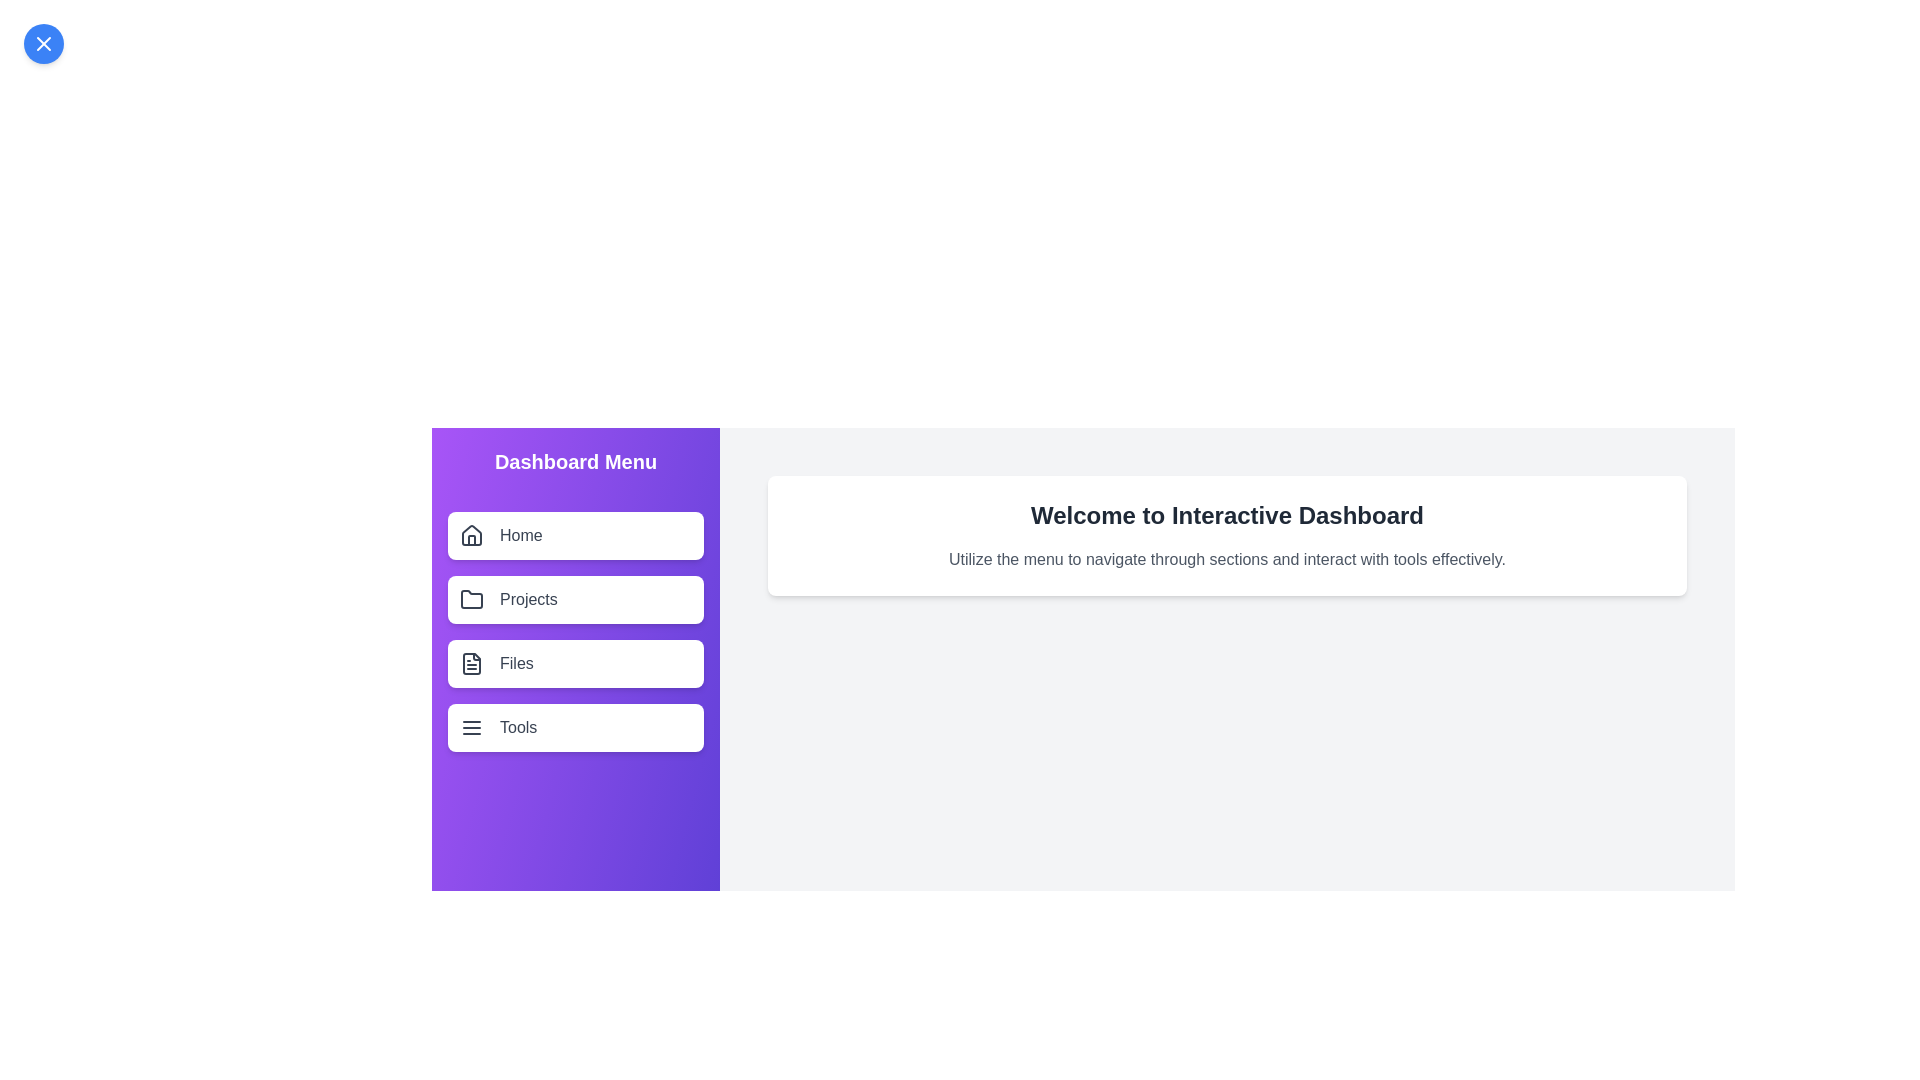 The image size is (1920, 1080). What do you see at coordinates (575, 599) in the screenshot?
I see `the menu item labeled Projects to navigate to its corresponding section` at bounding box center [575, 599].